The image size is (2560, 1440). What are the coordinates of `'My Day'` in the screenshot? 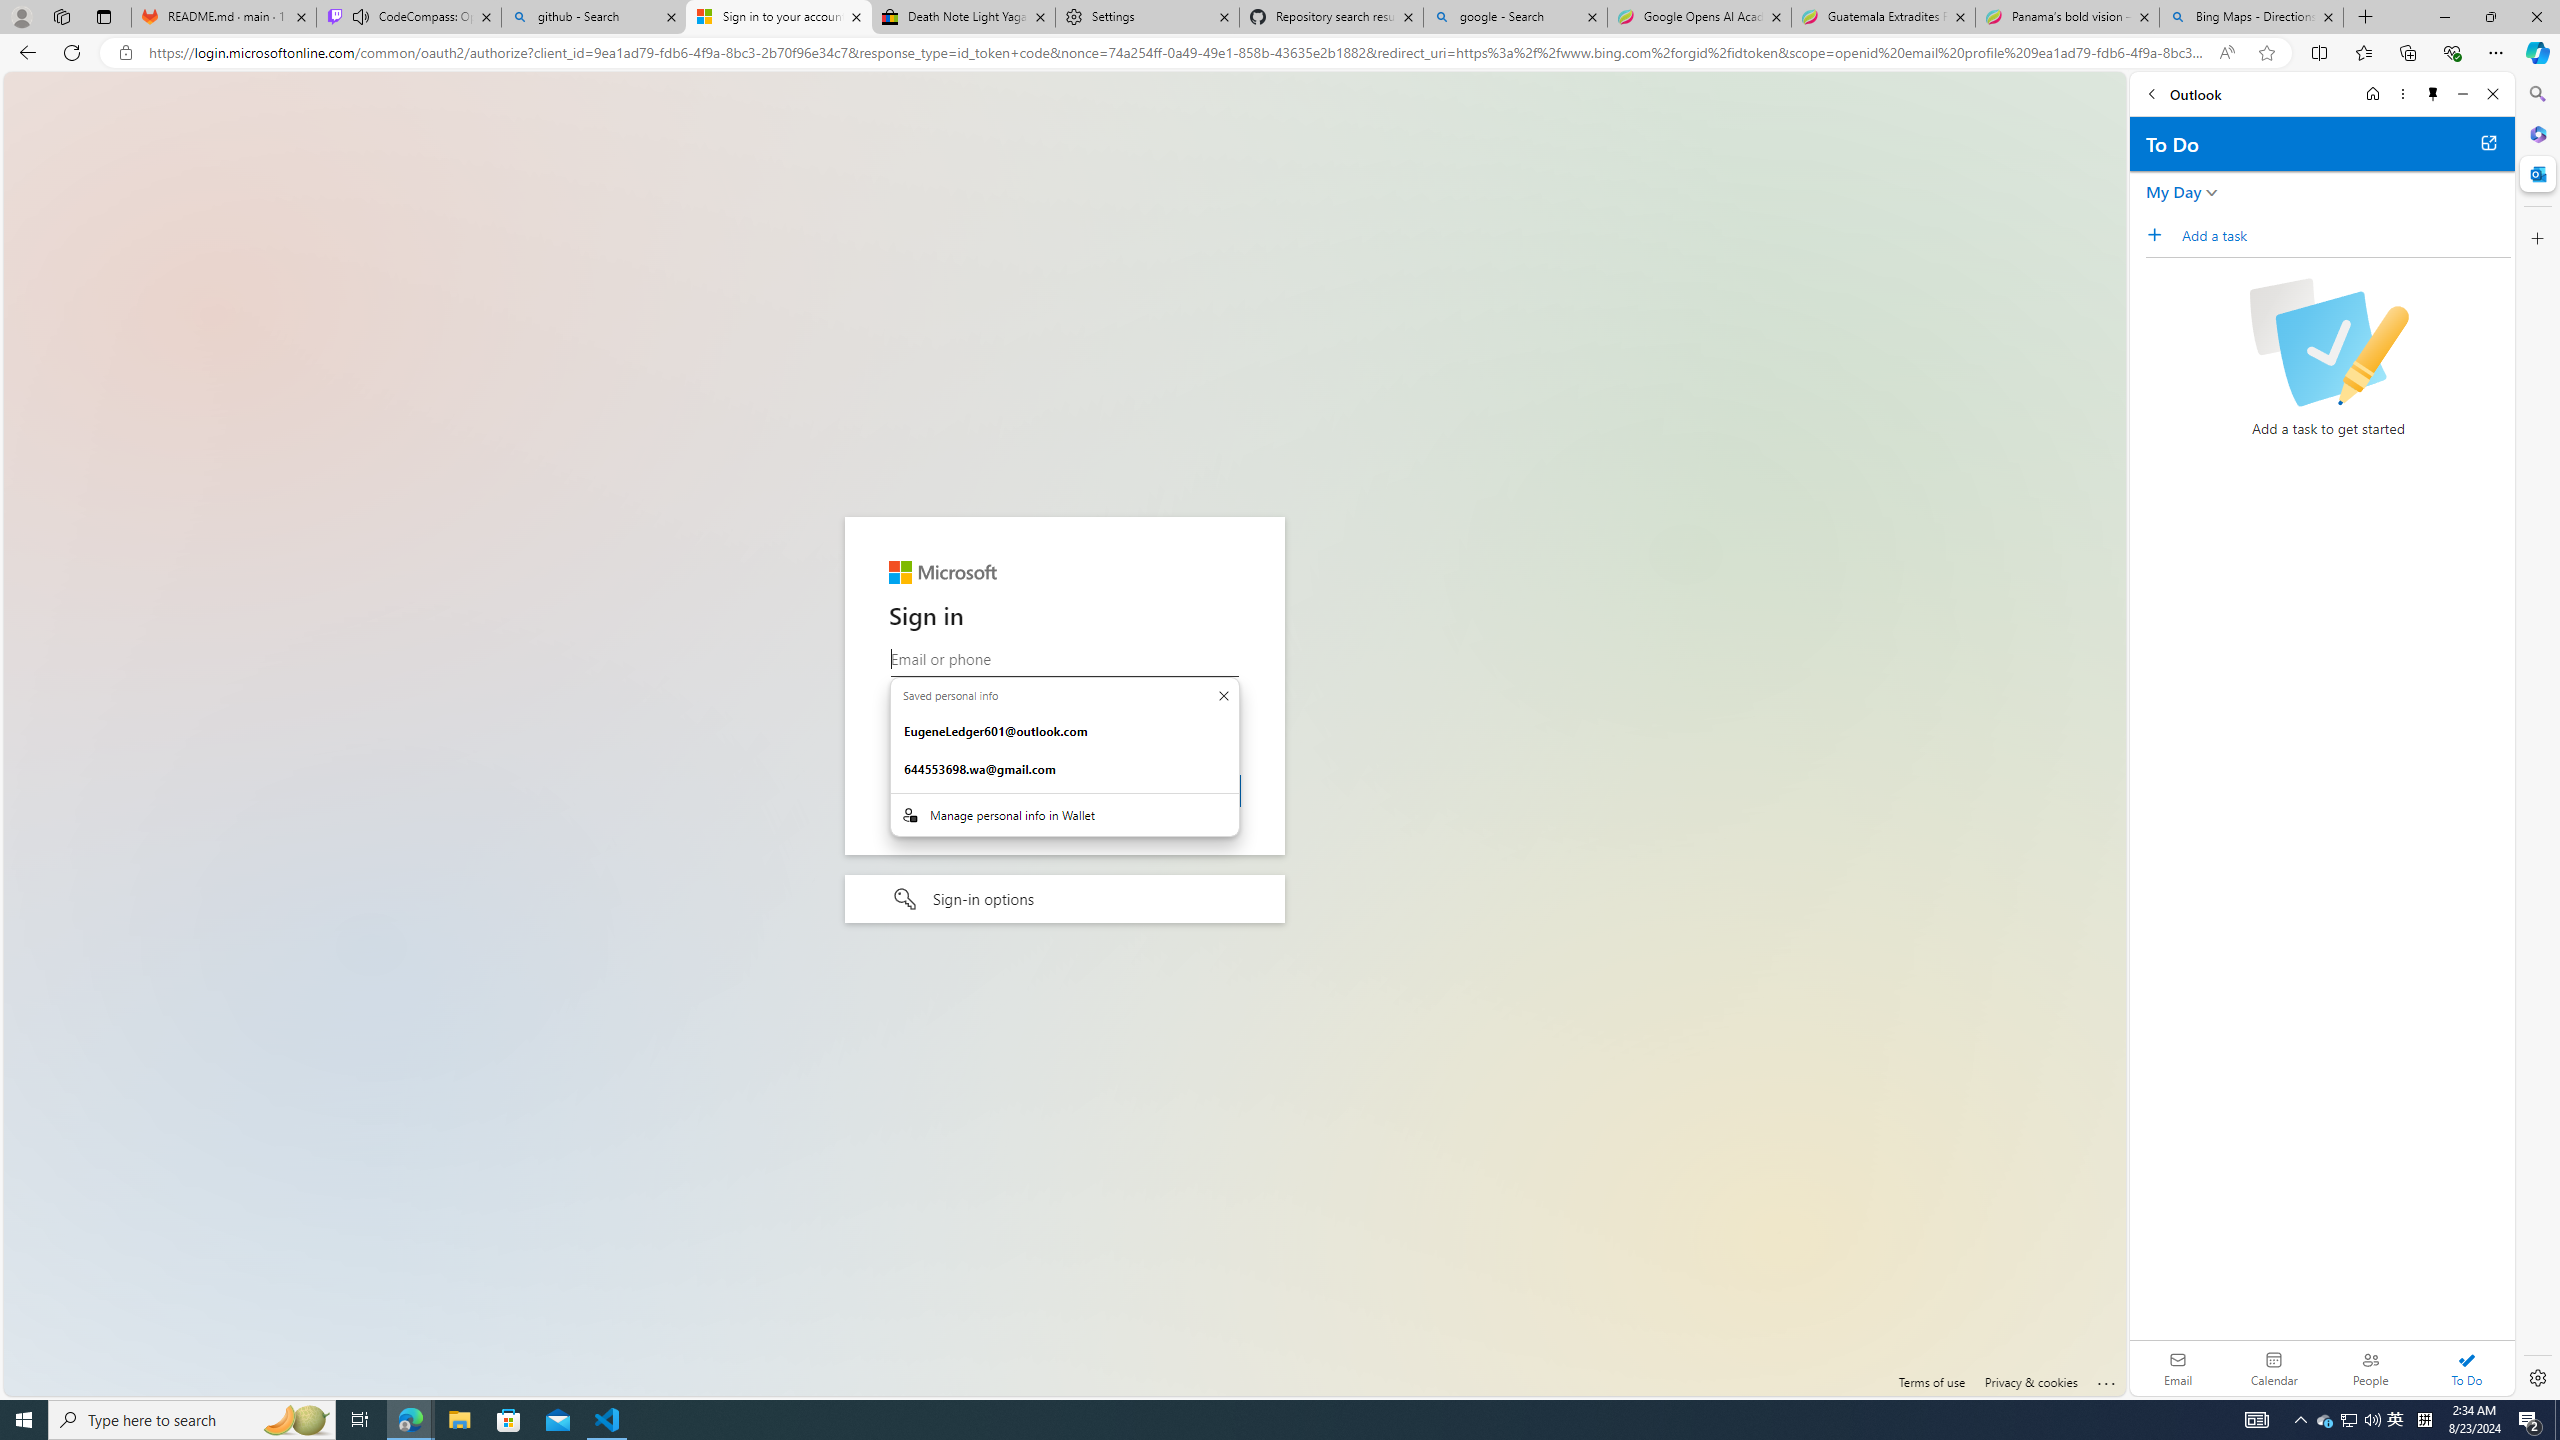 It's located at (2172, 191).